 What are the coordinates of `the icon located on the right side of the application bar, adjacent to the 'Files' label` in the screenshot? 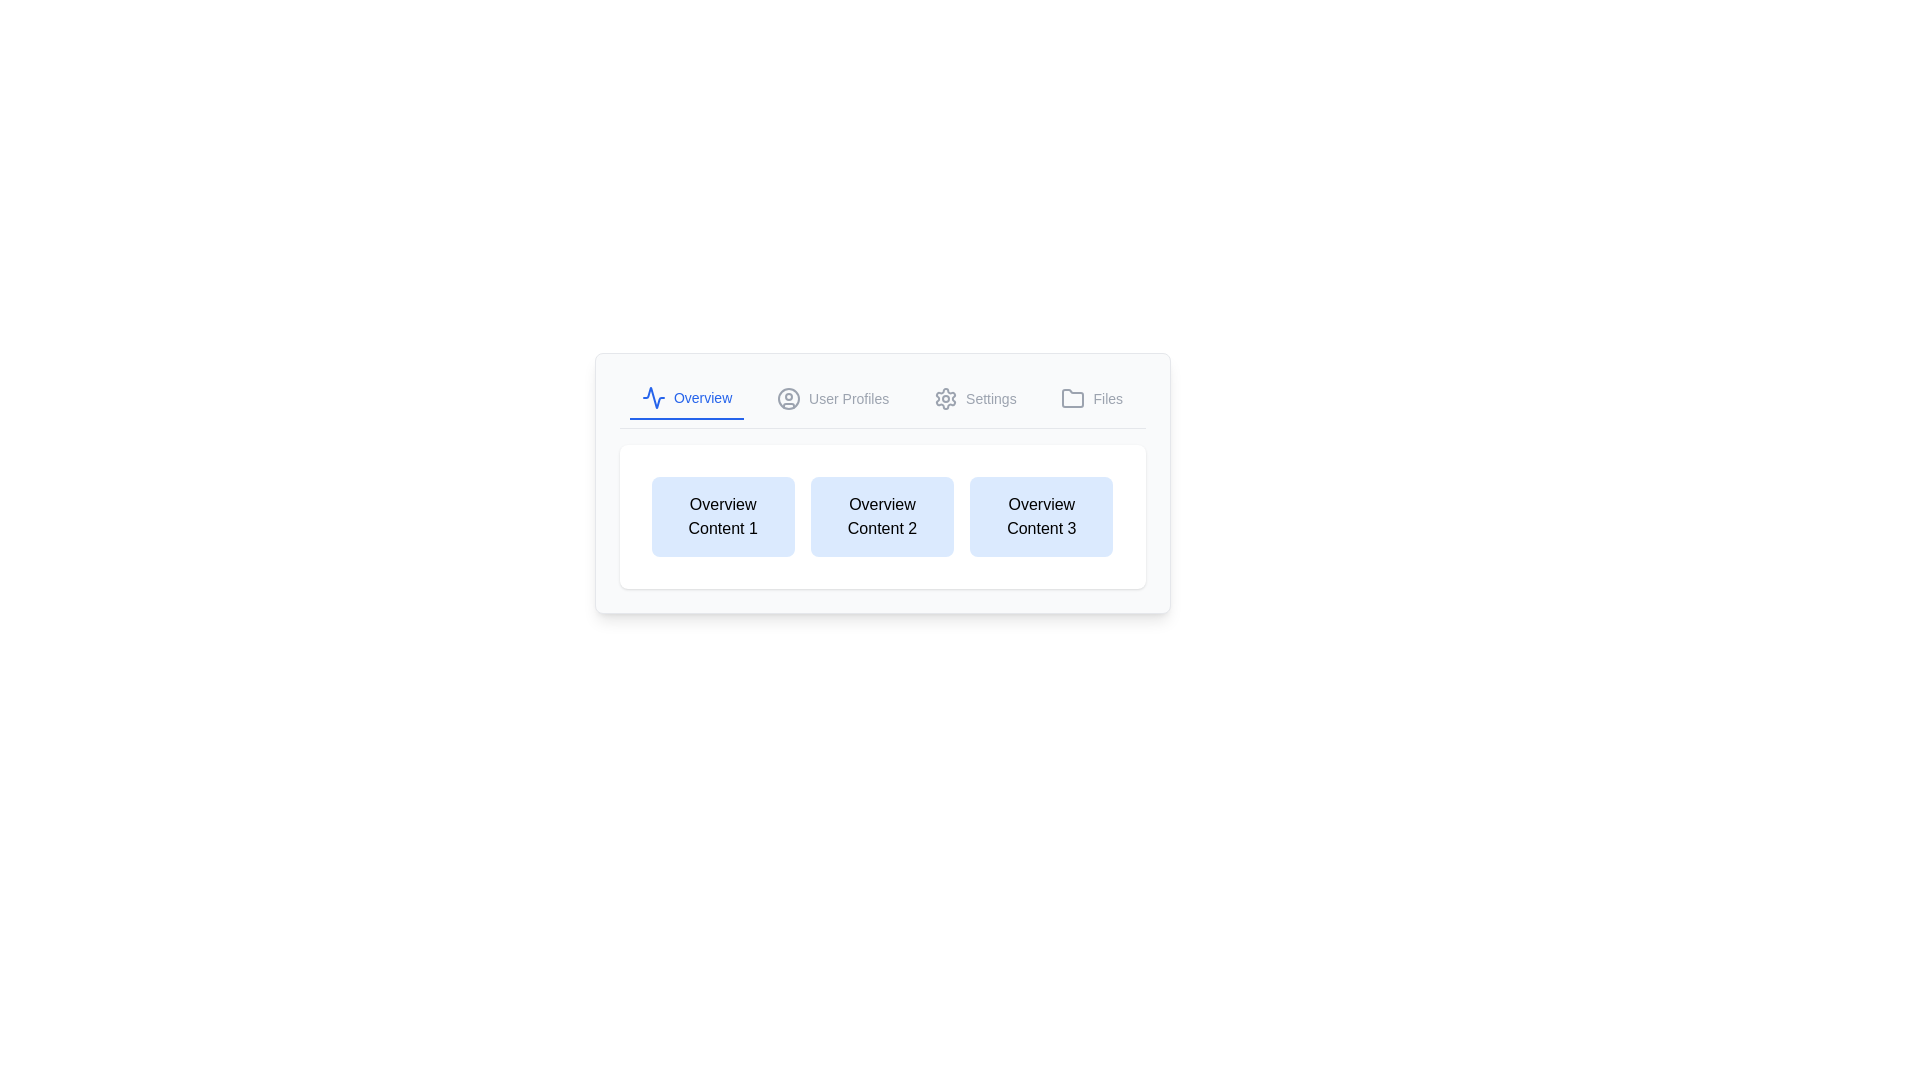 It's located at (1072, 398).